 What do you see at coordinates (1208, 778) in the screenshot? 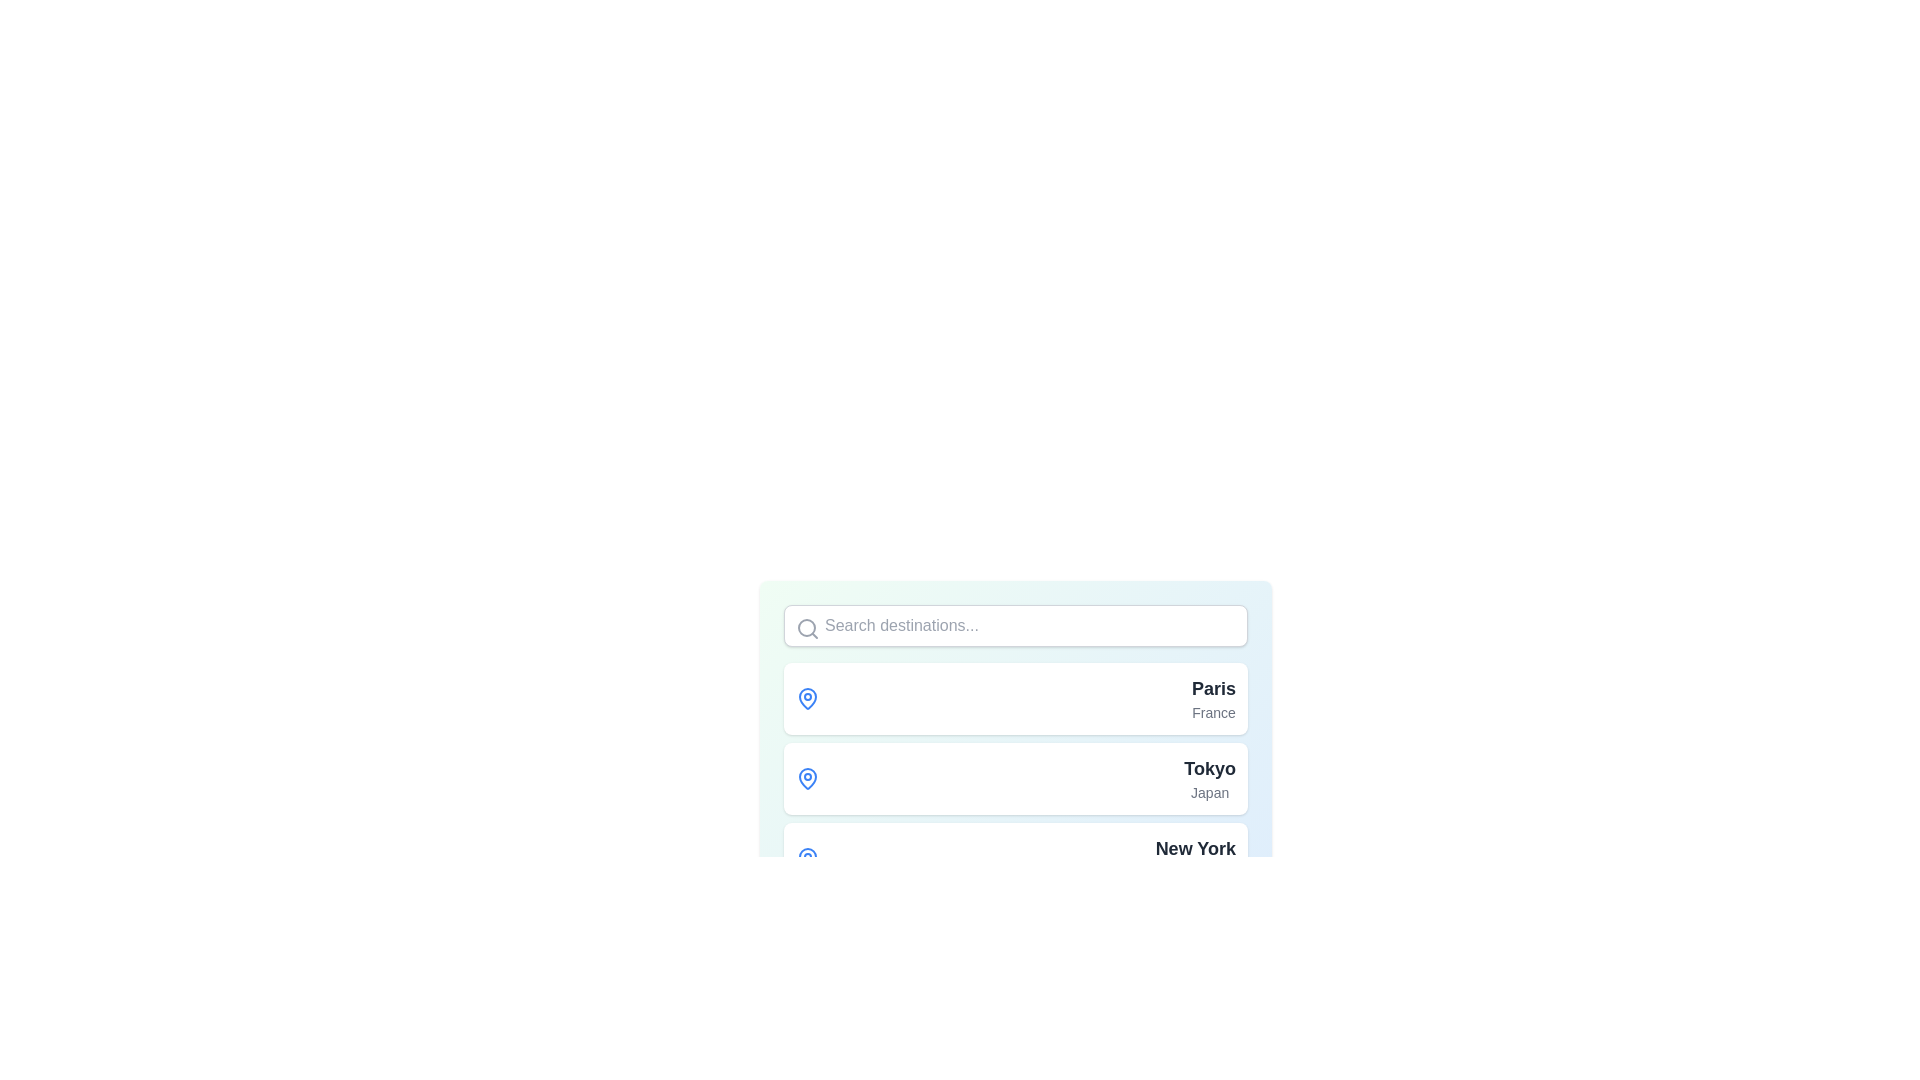
I see `the text label displaying location details for 'Tokyo, Japan'` at bounding box center [1208, 778].